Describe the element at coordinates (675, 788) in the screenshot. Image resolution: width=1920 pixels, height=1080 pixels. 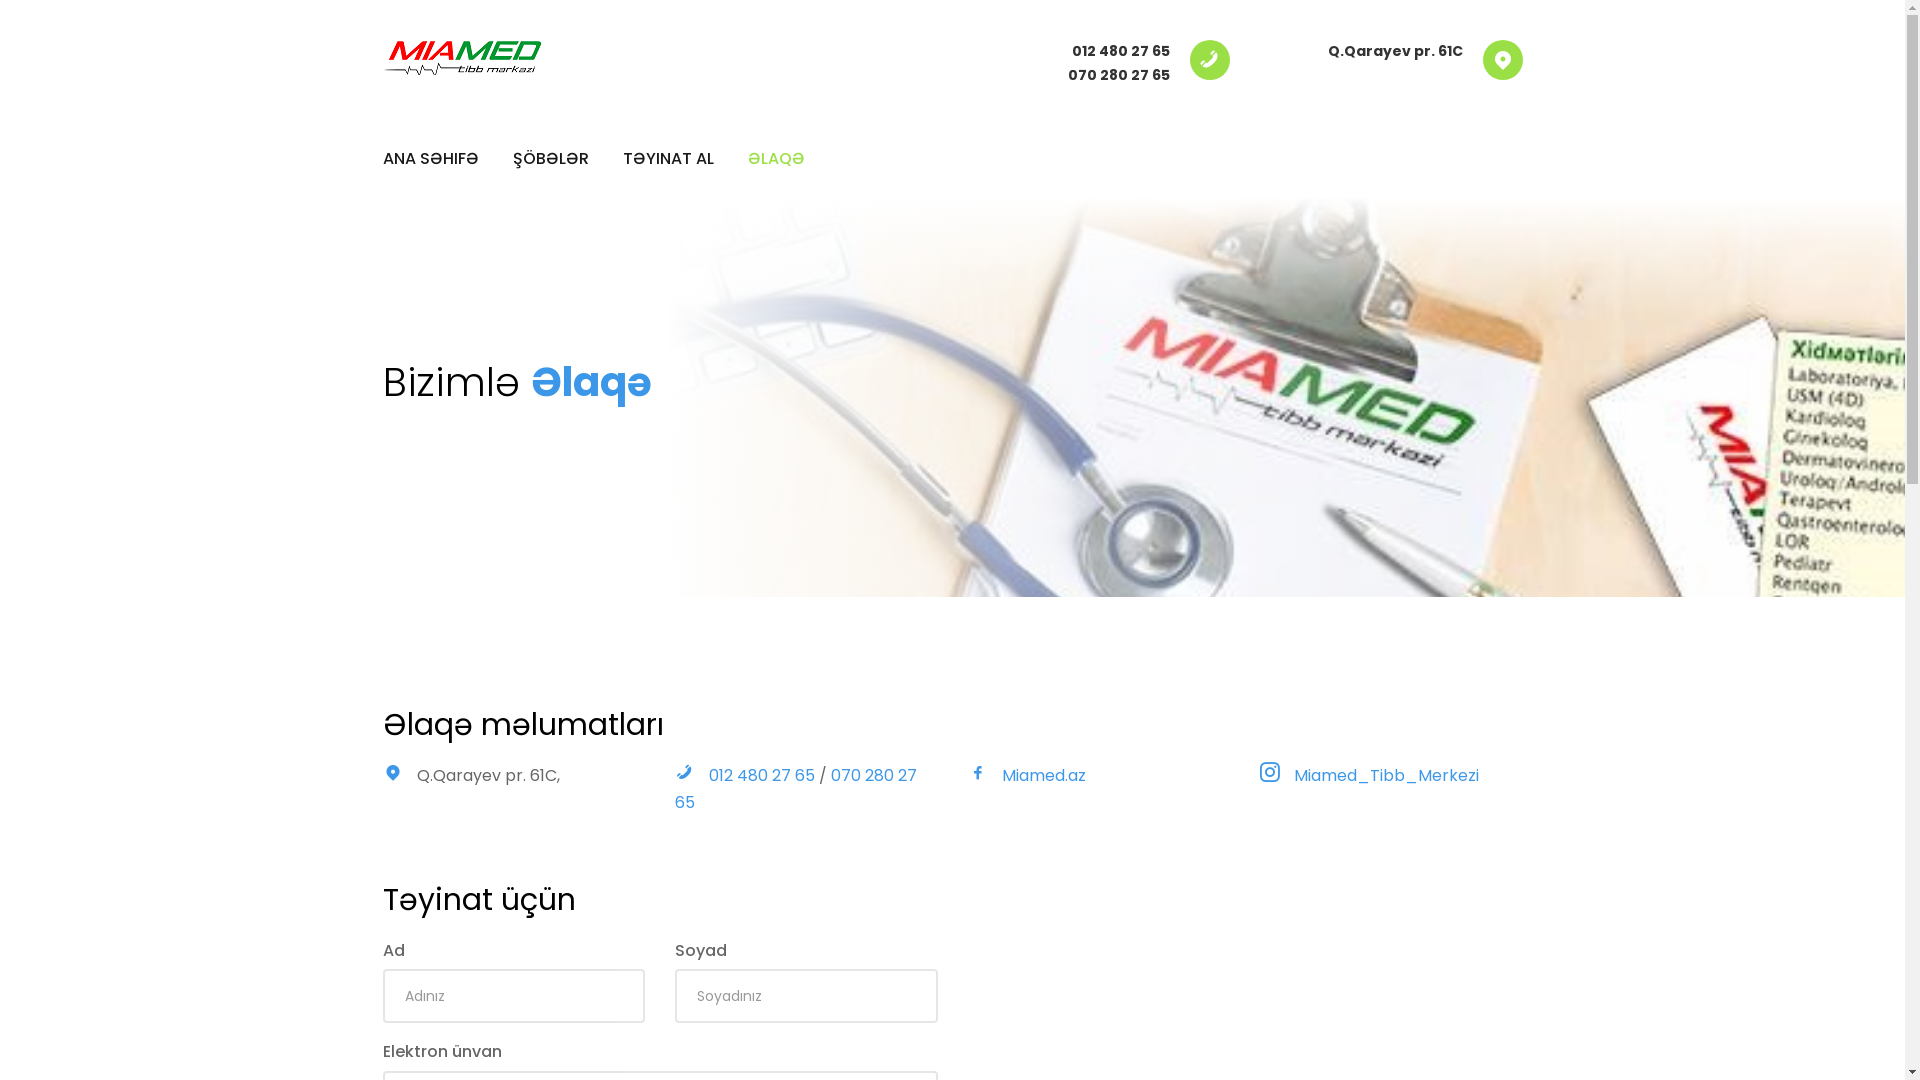
I see `'070 280 27 65'` at that location.